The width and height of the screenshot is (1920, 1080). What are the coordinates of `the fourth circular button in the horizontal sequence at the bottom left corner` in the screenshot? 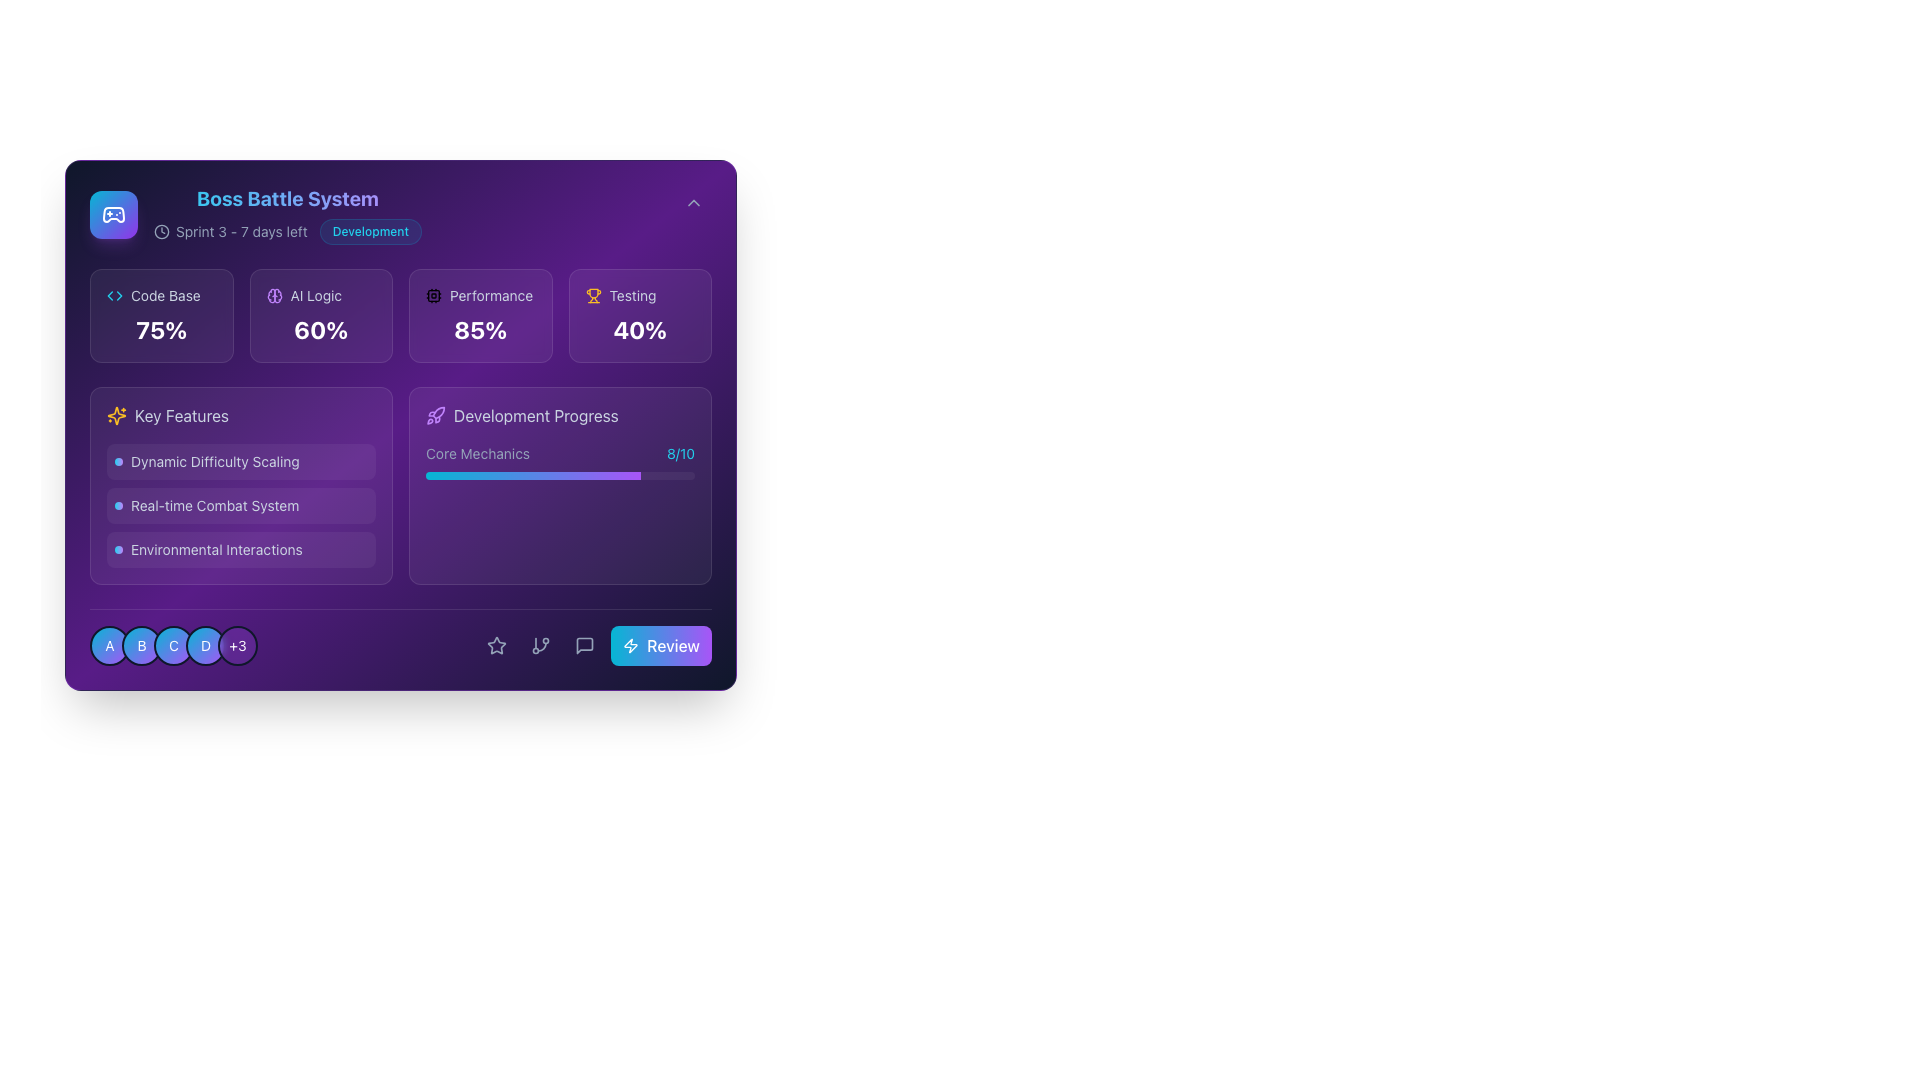 It's located at (206, 645).